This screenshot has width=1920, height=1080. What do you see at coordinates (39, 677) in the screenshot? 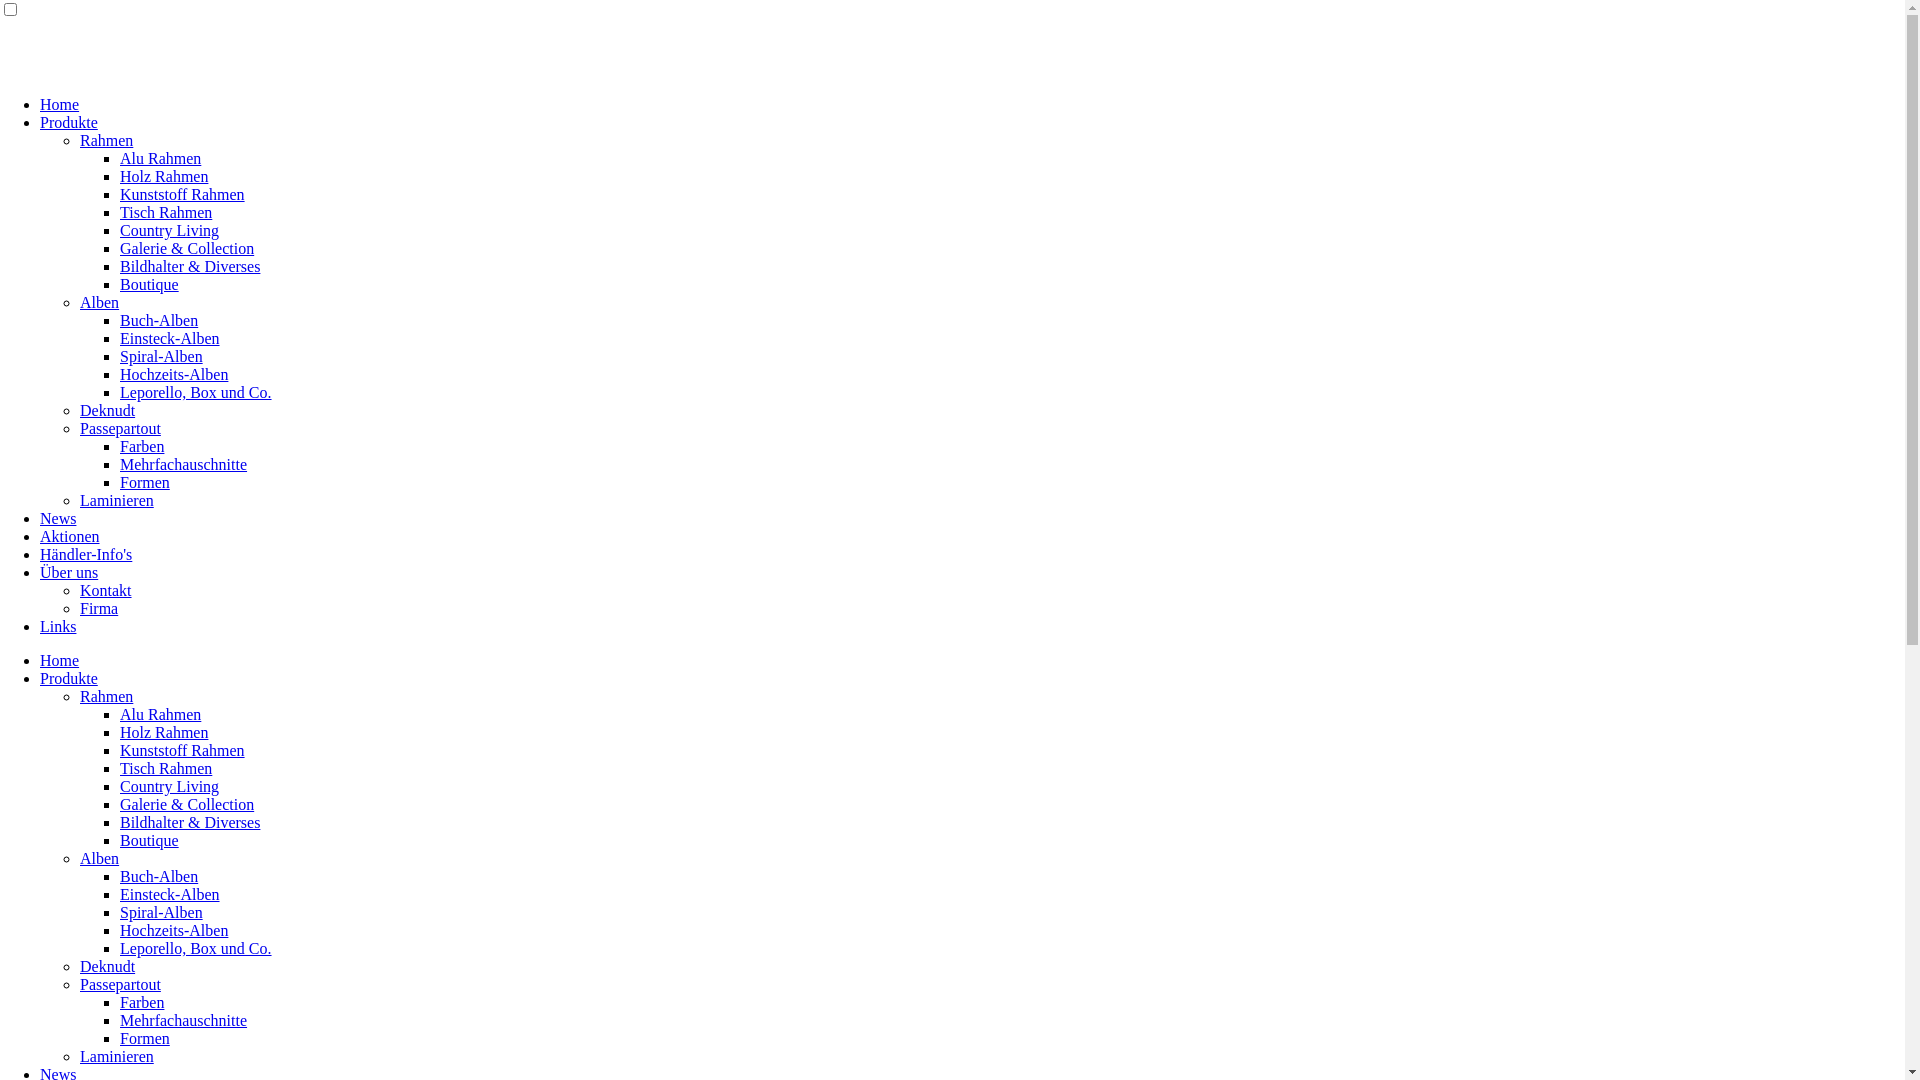
I see `'Produkte'` at bounding box center [39, 677].